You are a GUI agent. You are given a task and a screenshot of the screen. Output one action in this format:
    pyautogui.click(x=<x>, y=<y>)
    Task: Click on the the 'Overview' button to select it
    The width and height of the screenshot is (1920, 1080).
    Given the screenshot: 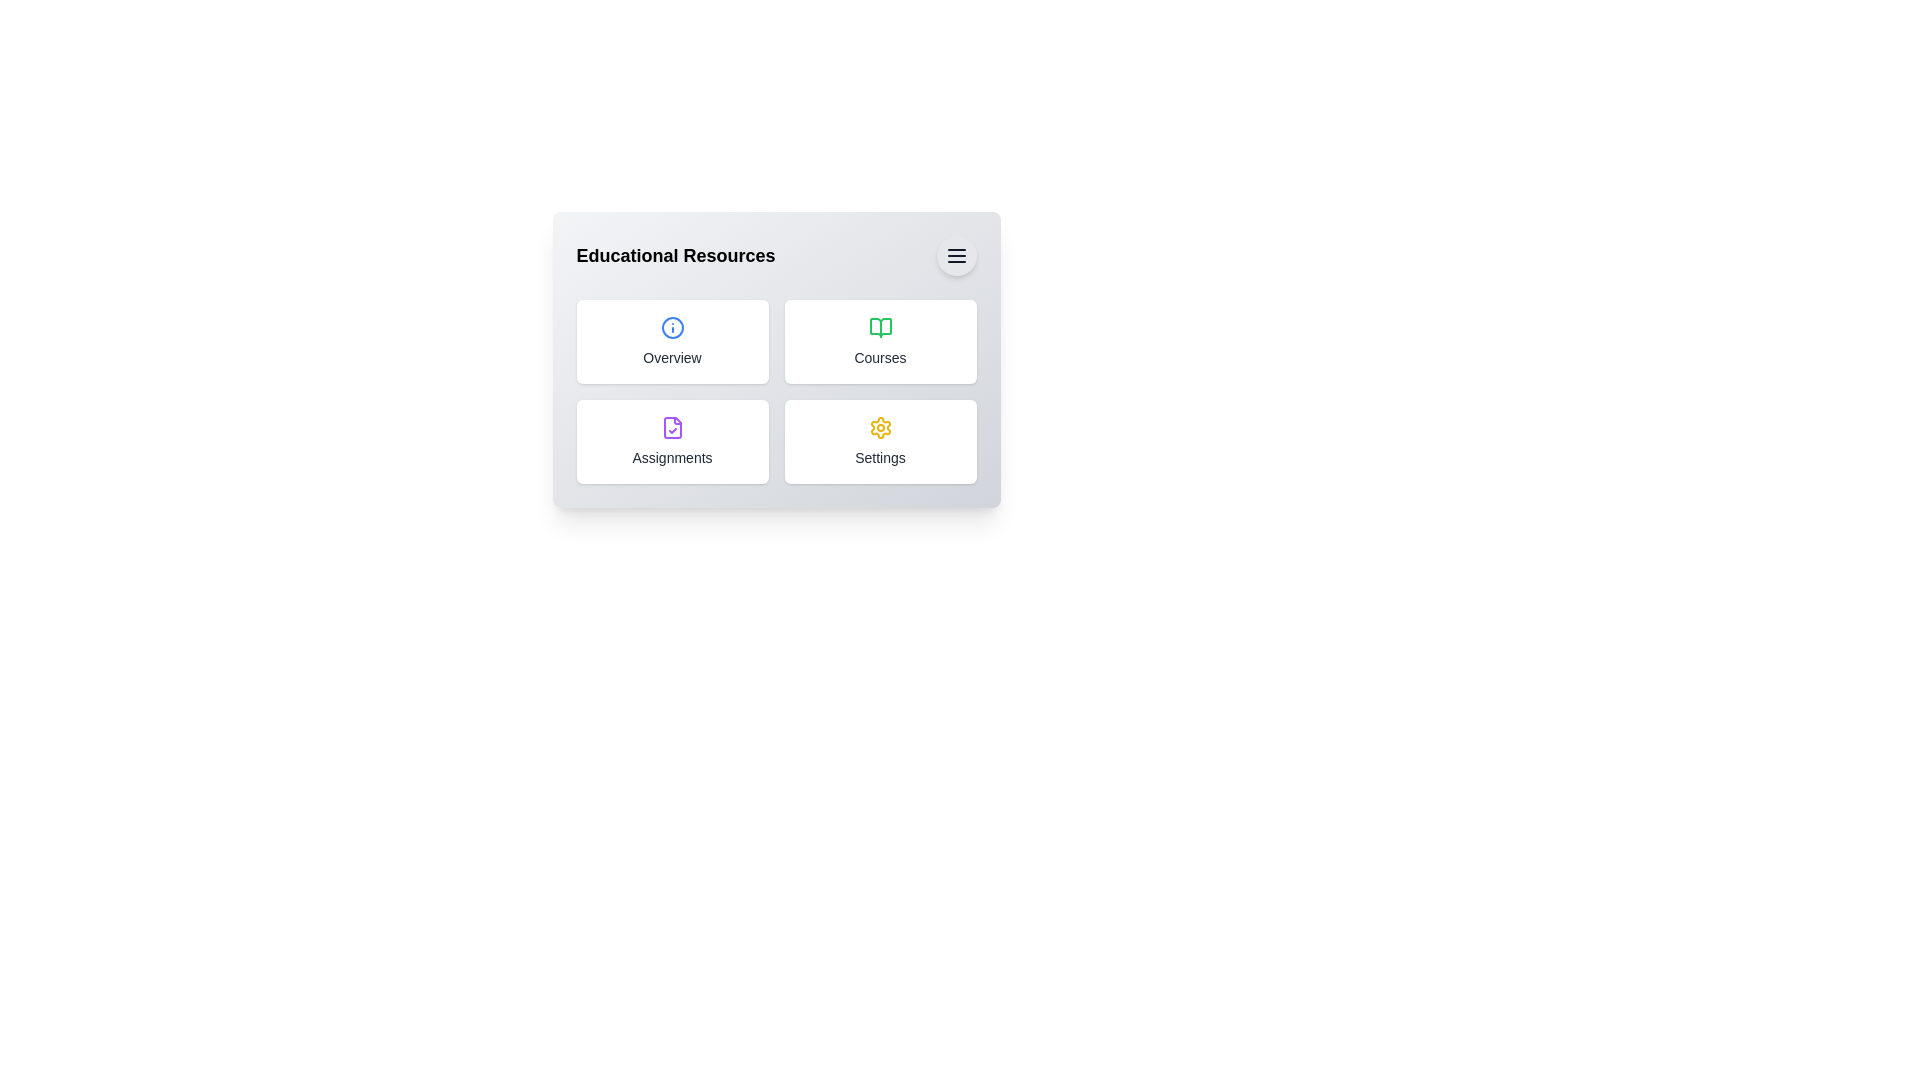 What is the action you would take?
    pyautogui.click(x=672, y=341)
    